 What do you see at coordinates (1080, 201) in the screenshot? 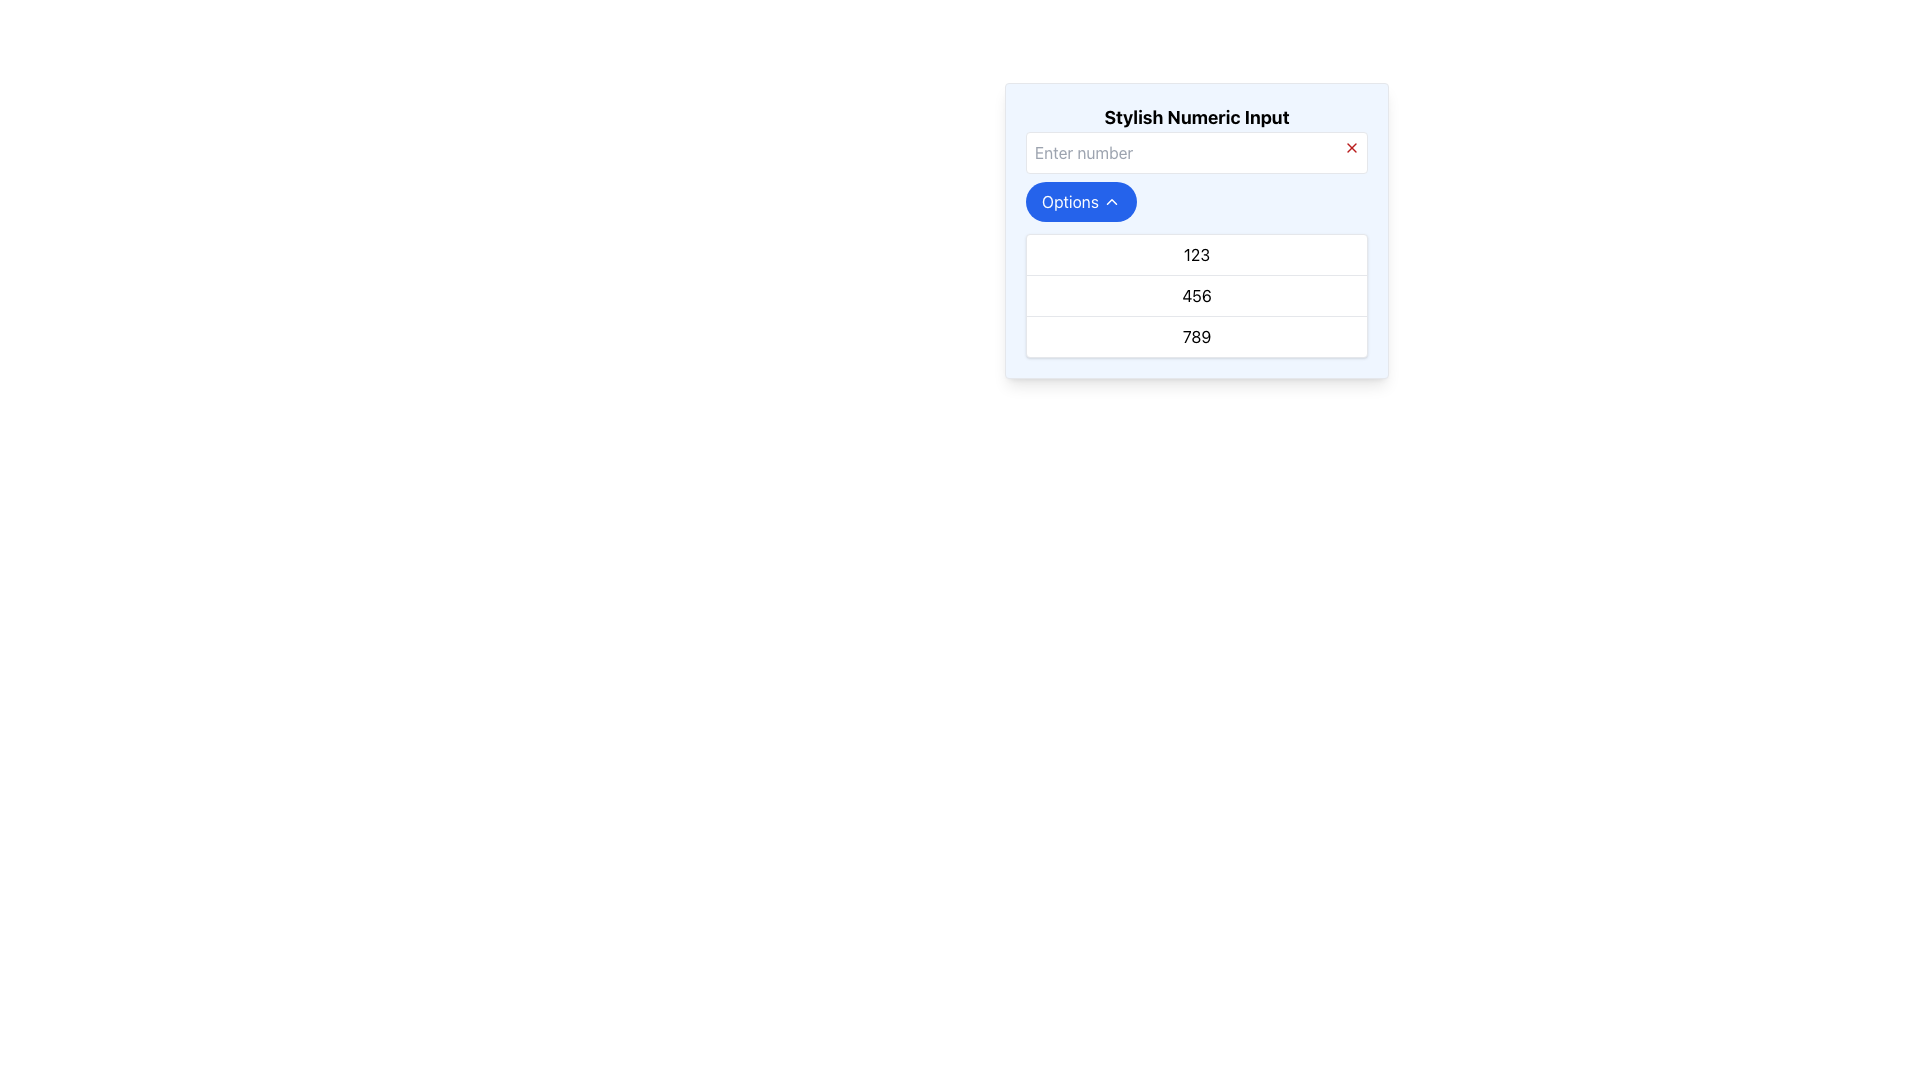
I see `the 'Options' button located below the text input field and above the numeric options list` at bounding box center [1080, 201].